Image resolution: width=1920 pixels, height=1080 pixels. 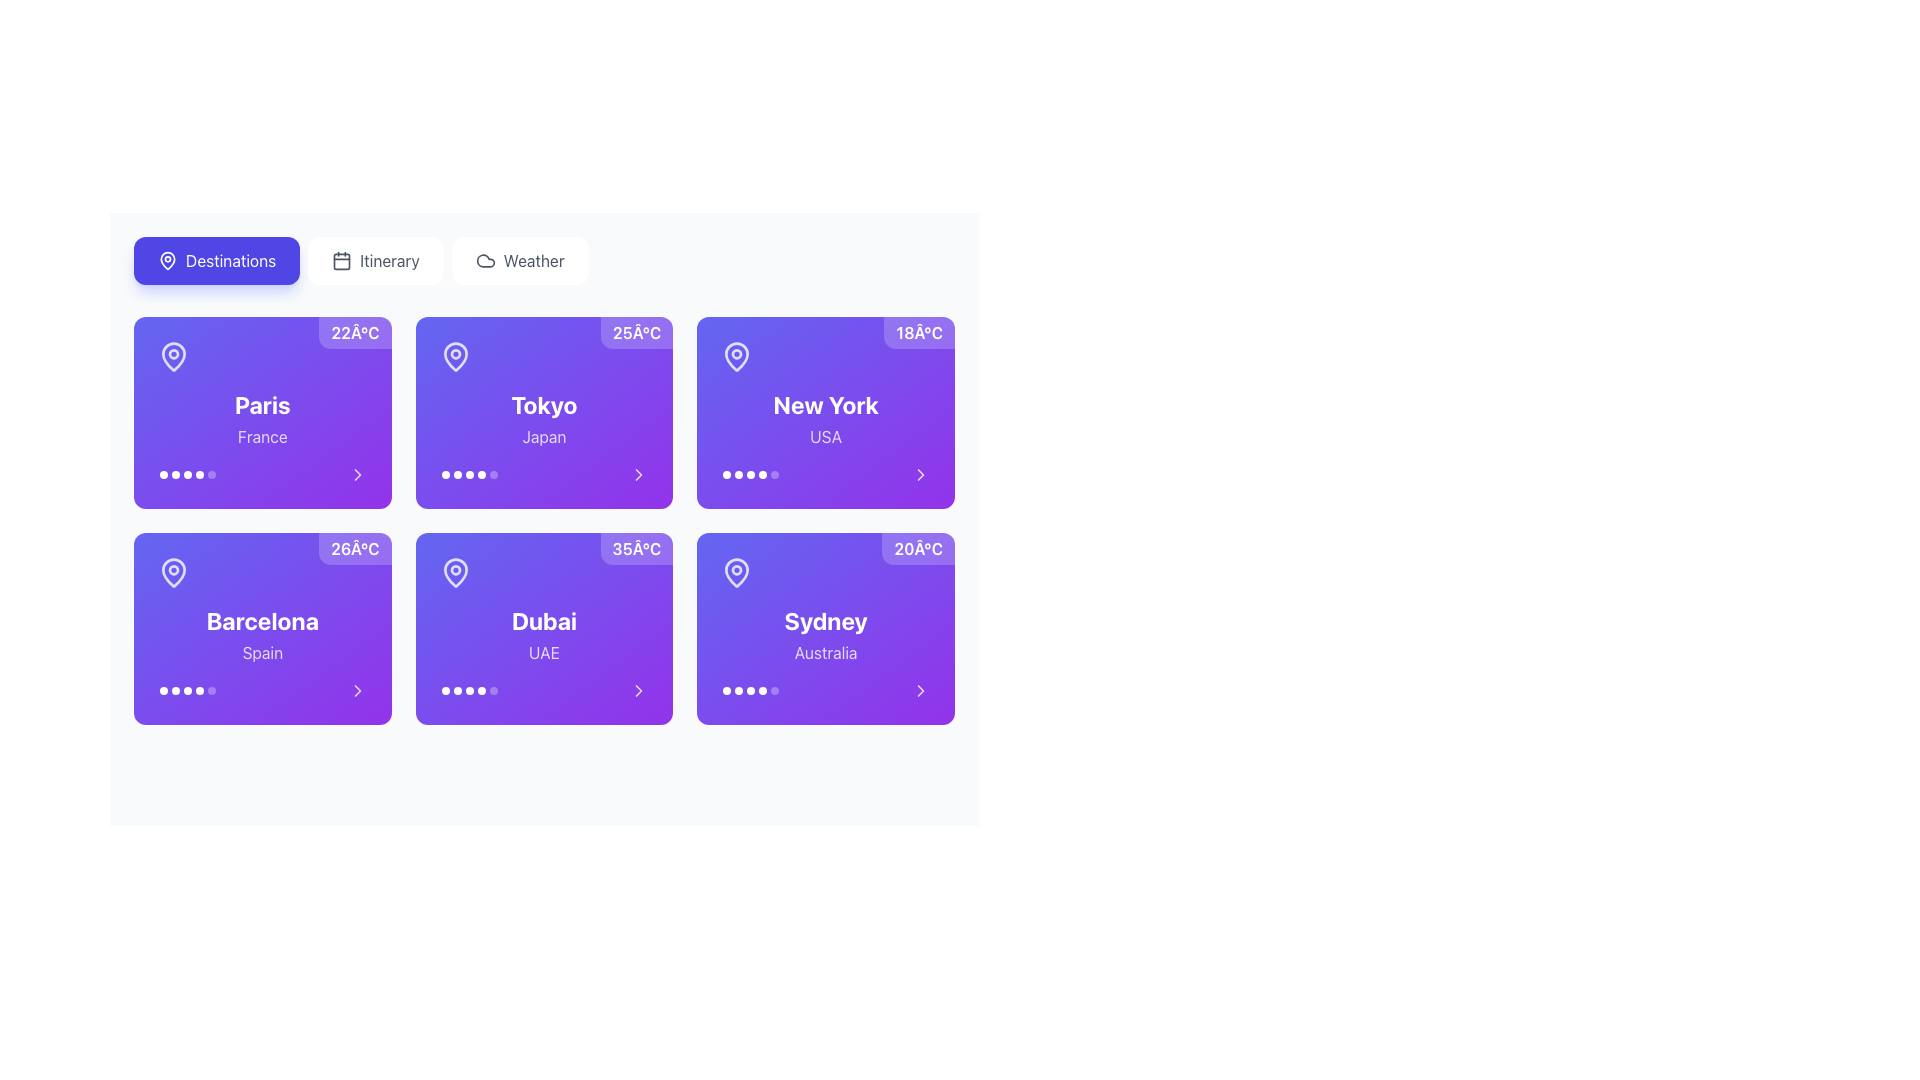 I want to click on the static text label indicating the country associated with the city 'Barcelona', located directly below the 'Barcelona' label within its card, so click(x=261, y=652).